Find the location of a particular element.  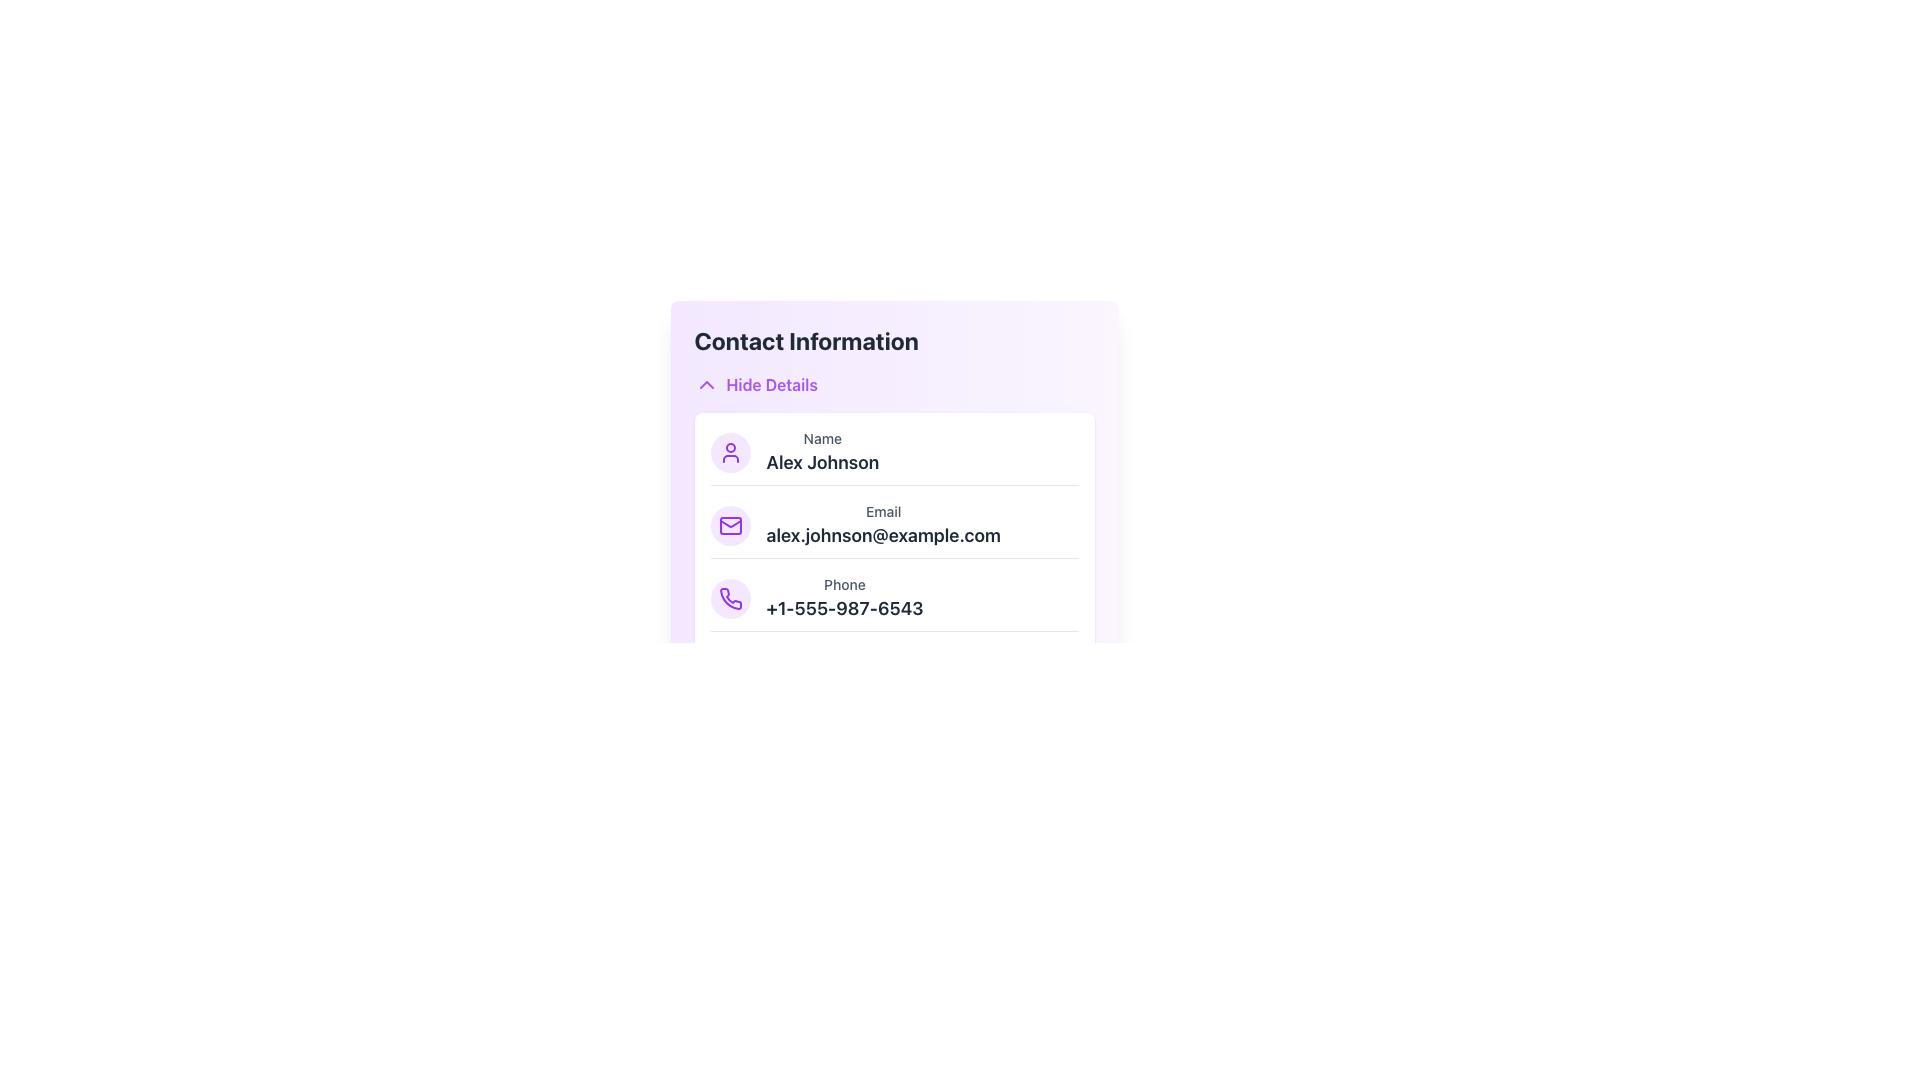

the Decorative icon, which is a circular icon with a purple background and a white telephone symbol, located in the contact information section to the left of the text '+1-555-987-6543' is located at coordinates (729, 597).